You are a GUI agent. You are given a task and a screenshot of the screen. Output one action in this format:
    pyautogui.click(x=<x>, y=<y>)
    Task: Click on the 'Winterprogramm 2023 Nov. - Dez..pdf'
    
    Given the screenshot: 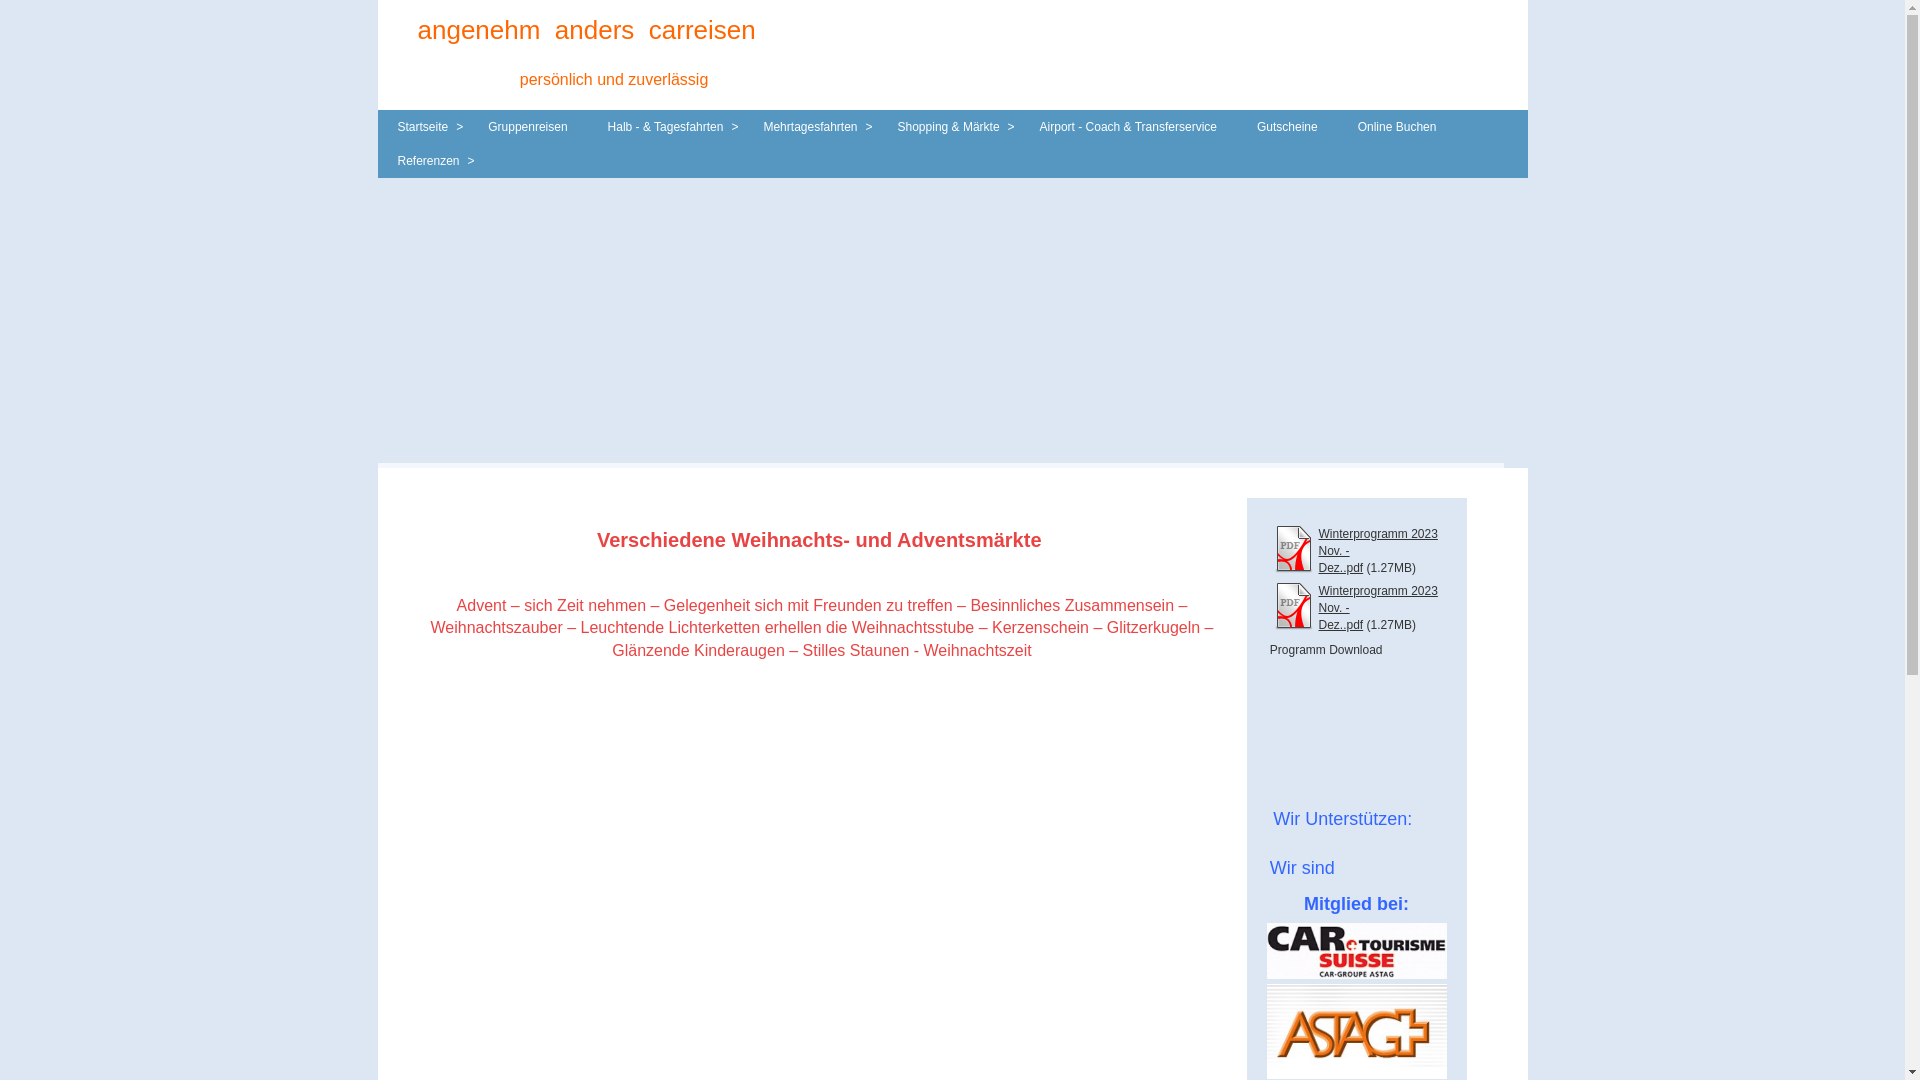 What is the action you would take?
    pyautogui.click(x=1318, y=607)
    